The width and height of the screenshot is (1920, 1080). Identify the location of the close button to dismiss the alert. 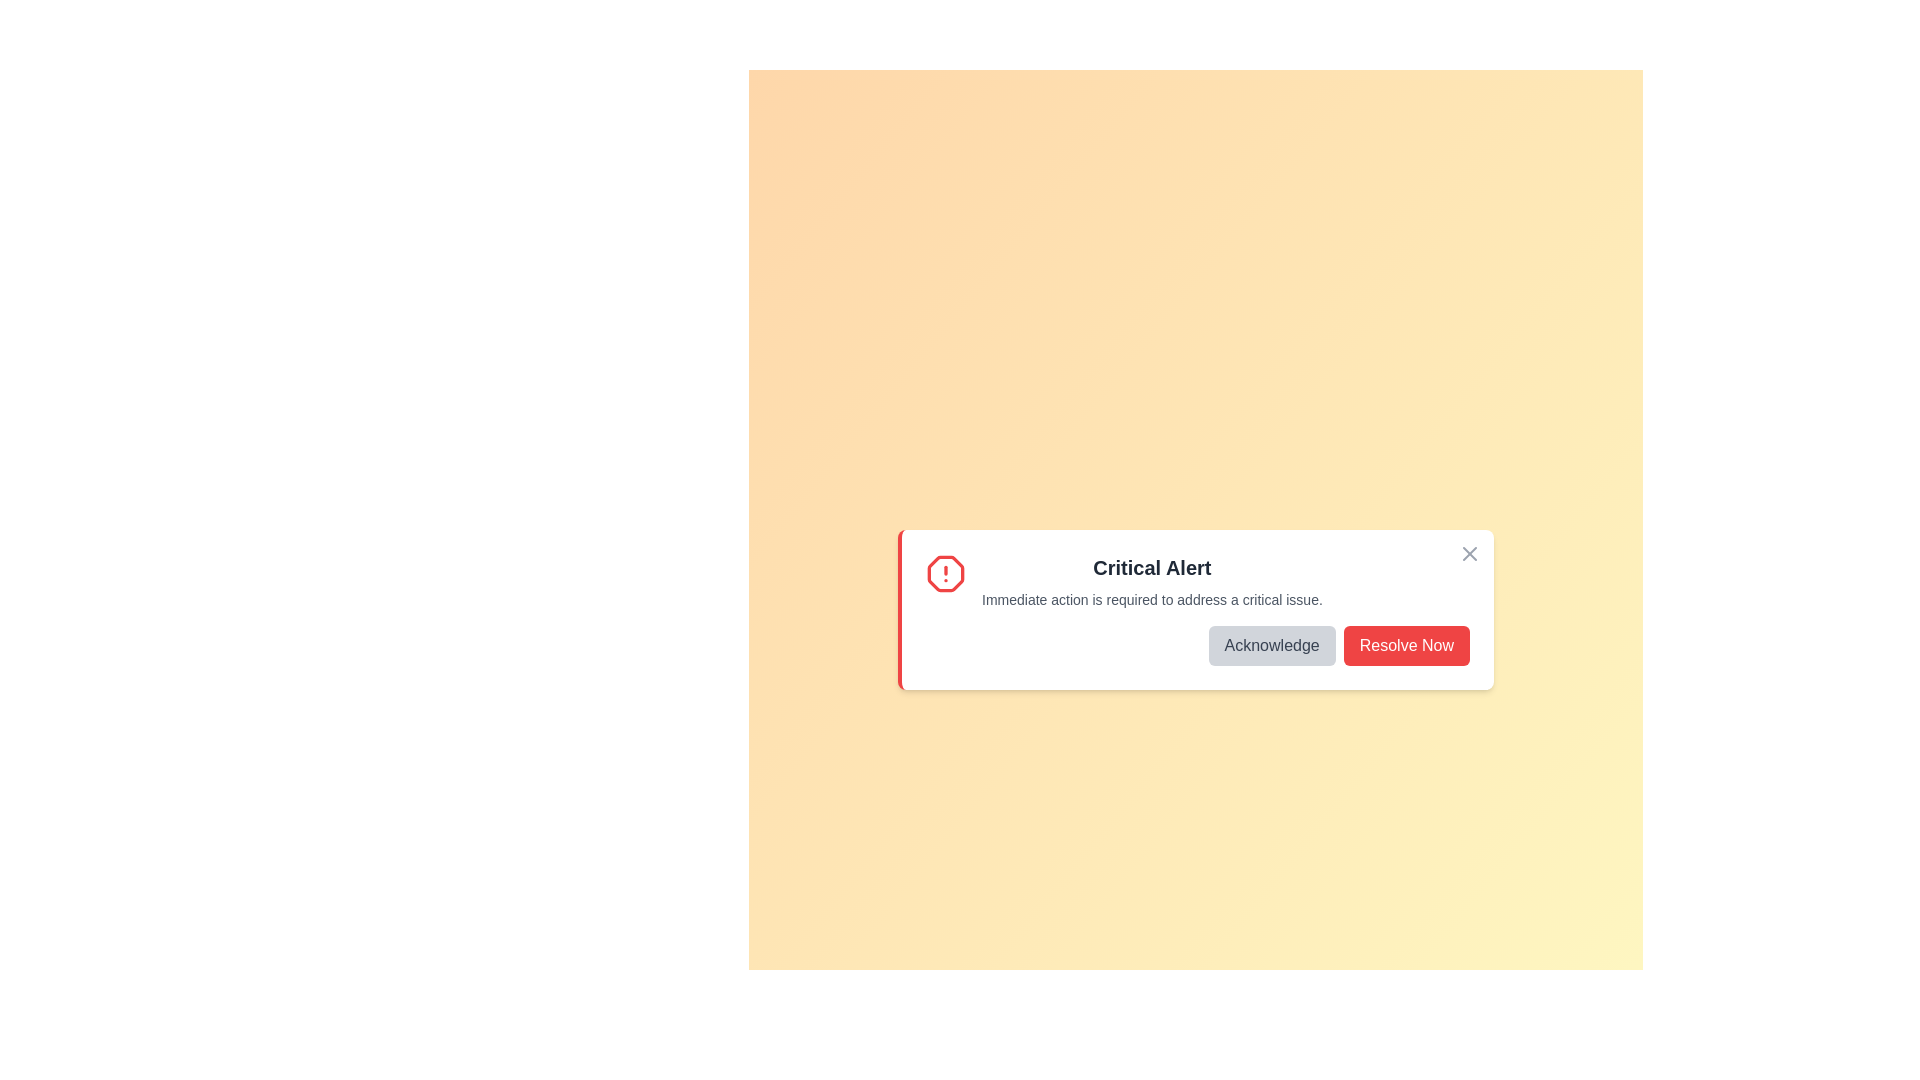
(1469, 554).